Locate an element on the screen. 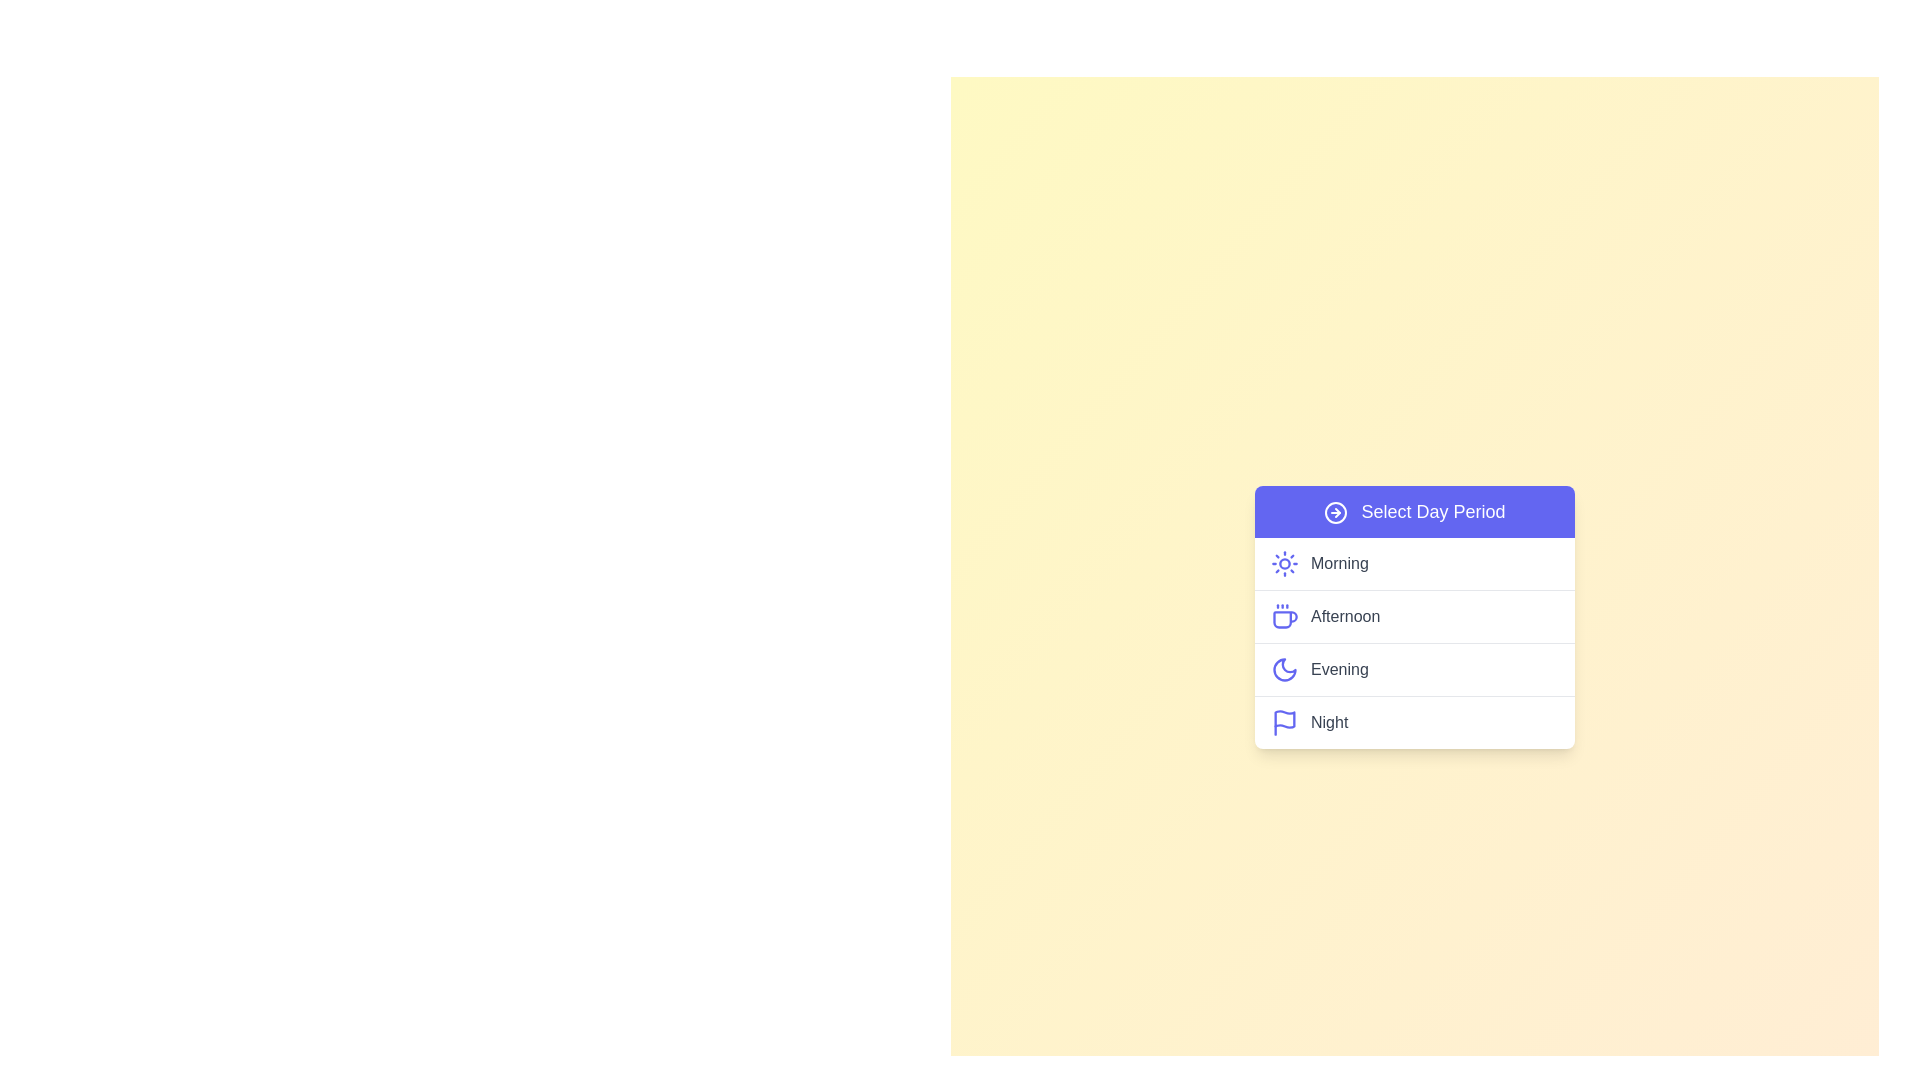  'Select Day Period' button to toggle the menu visibility is located at coordinates (1414, 510).